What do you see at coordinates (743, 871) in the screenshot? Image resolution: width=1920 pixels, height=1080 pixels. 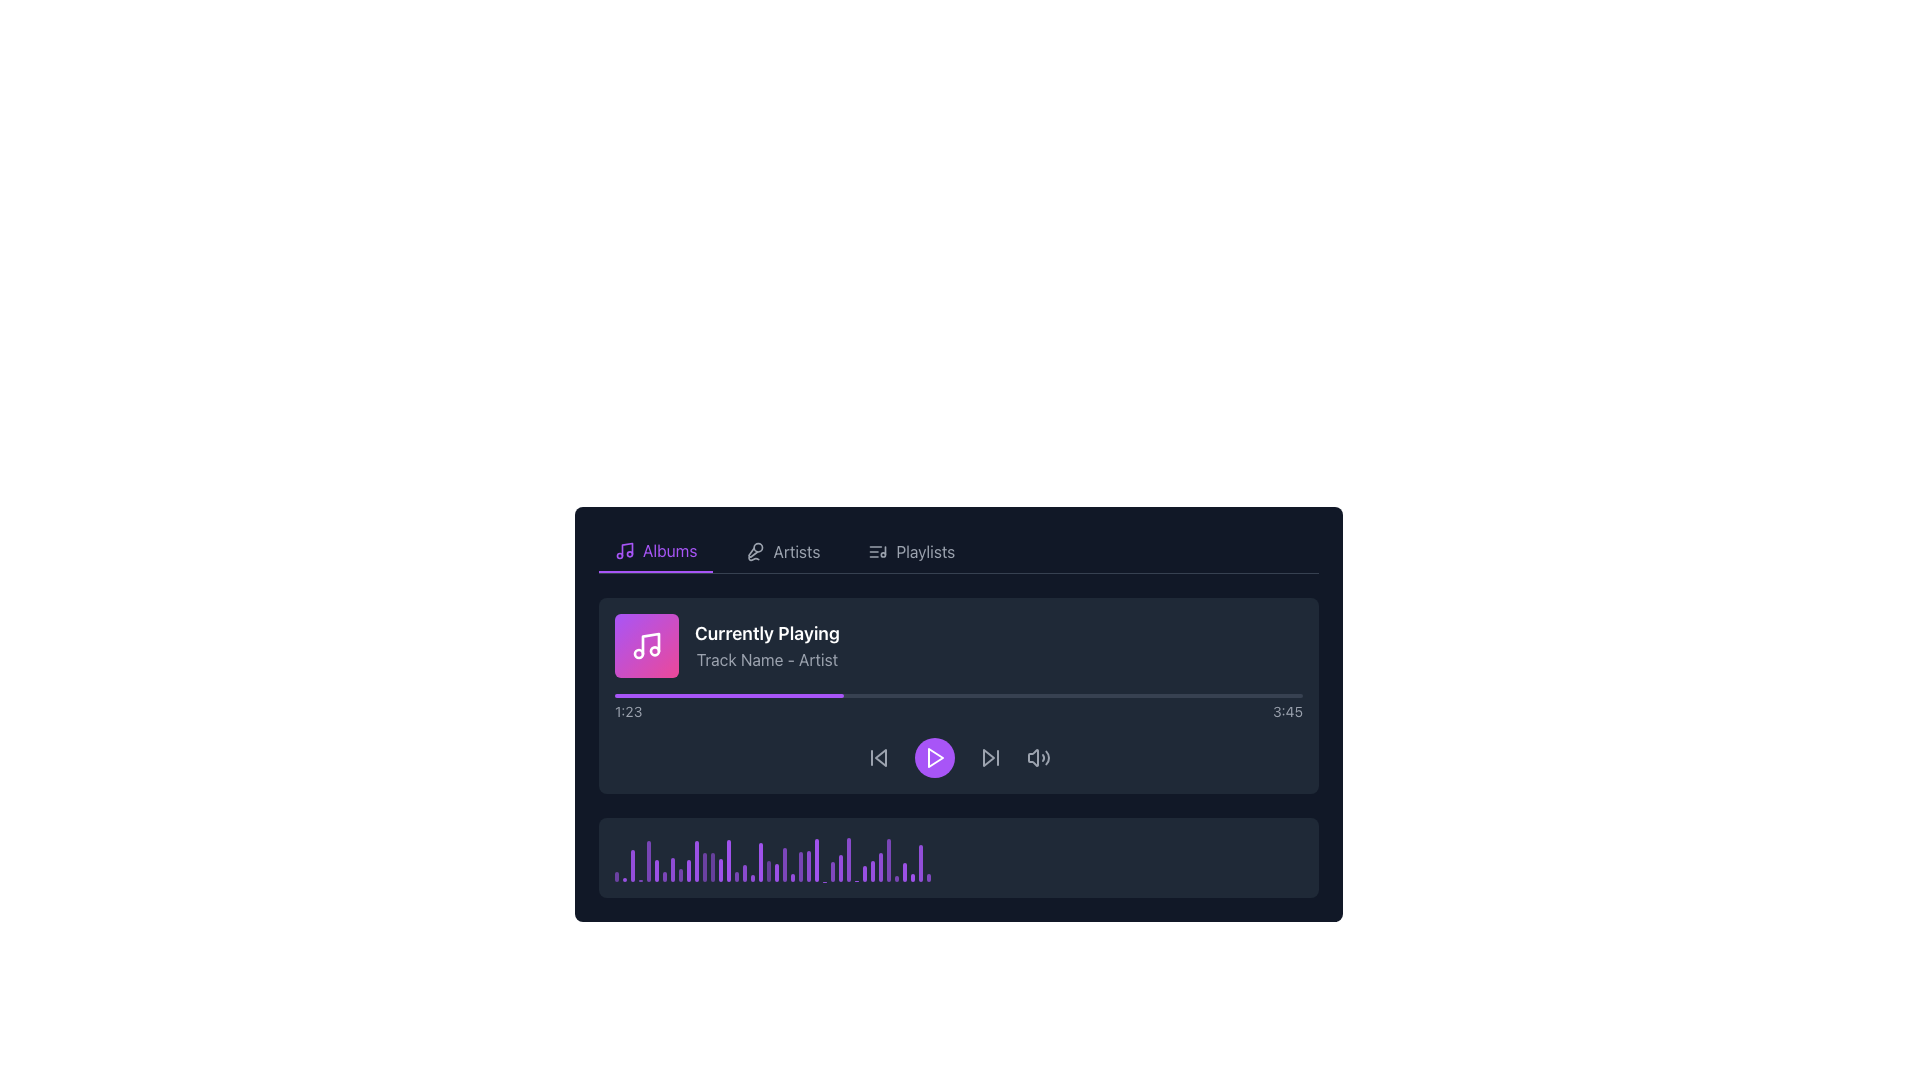 I see `the 18th vertical bar representing amplitude level in the audio waveform visualization located in the dark rectangular audiovisual panel at the bottom of the interface` at bounding box center [743, 871].